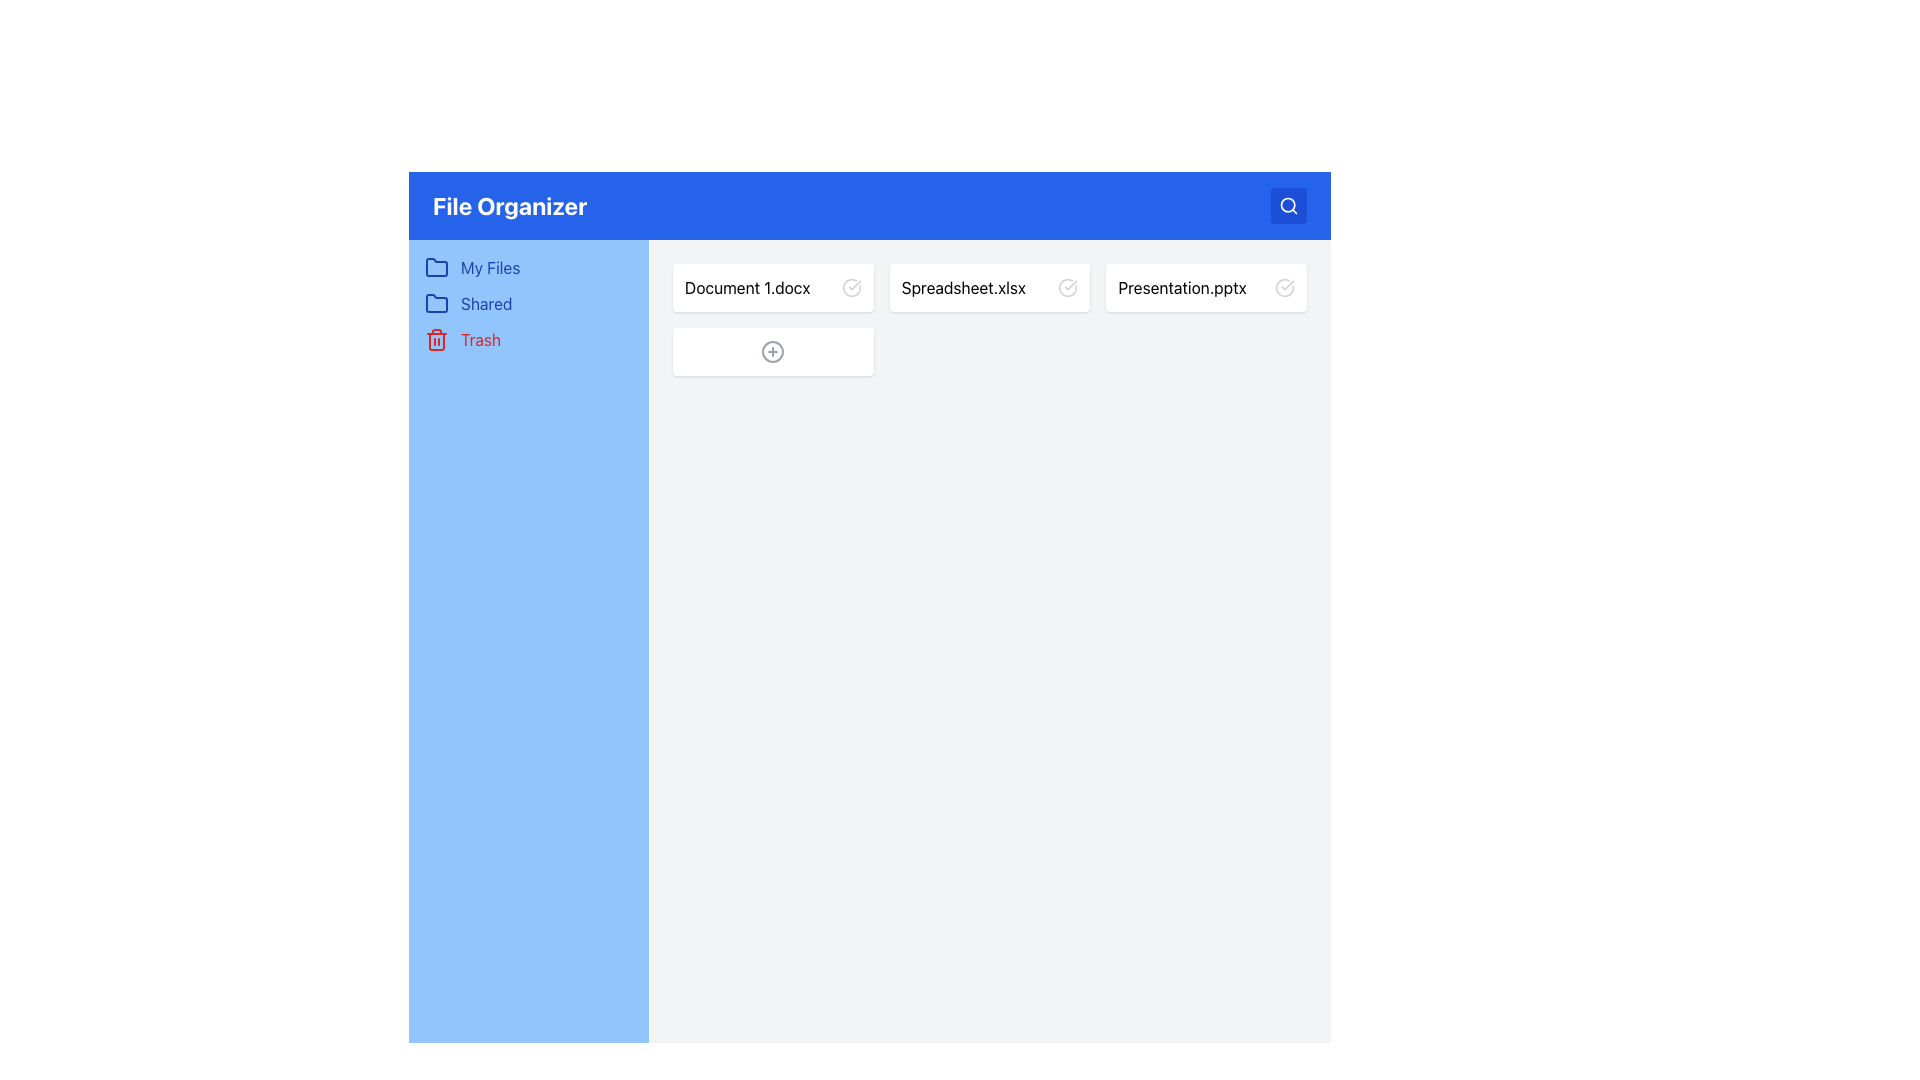 Image resolution: width=1920 pixels, height=1080 pixels. Describe the element at coordinates (1285, 288) in the screenshot. I see `the icon indicating an action related to the file 'Presentation.pptx'` at that location.